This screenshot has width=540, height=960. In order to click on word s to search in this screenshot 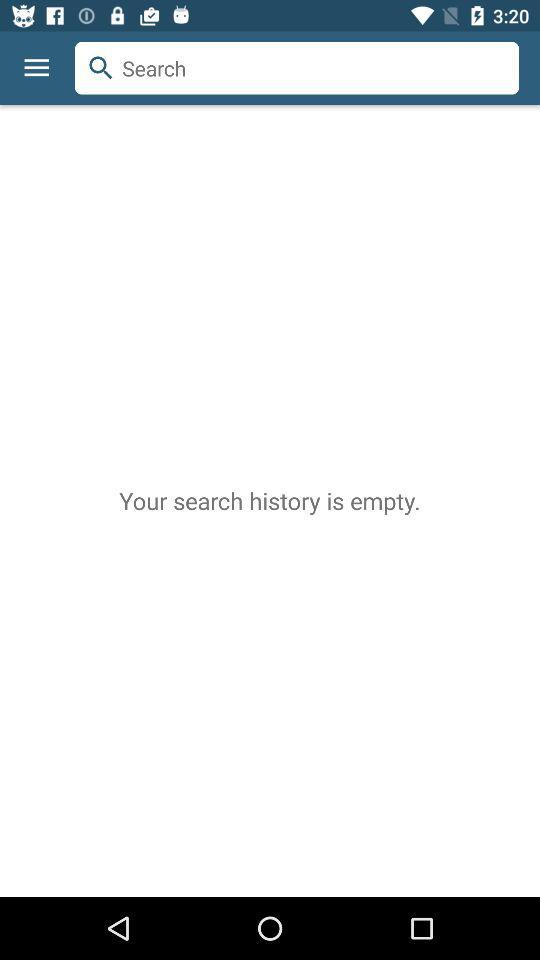, I will do `click(296, 68)`.